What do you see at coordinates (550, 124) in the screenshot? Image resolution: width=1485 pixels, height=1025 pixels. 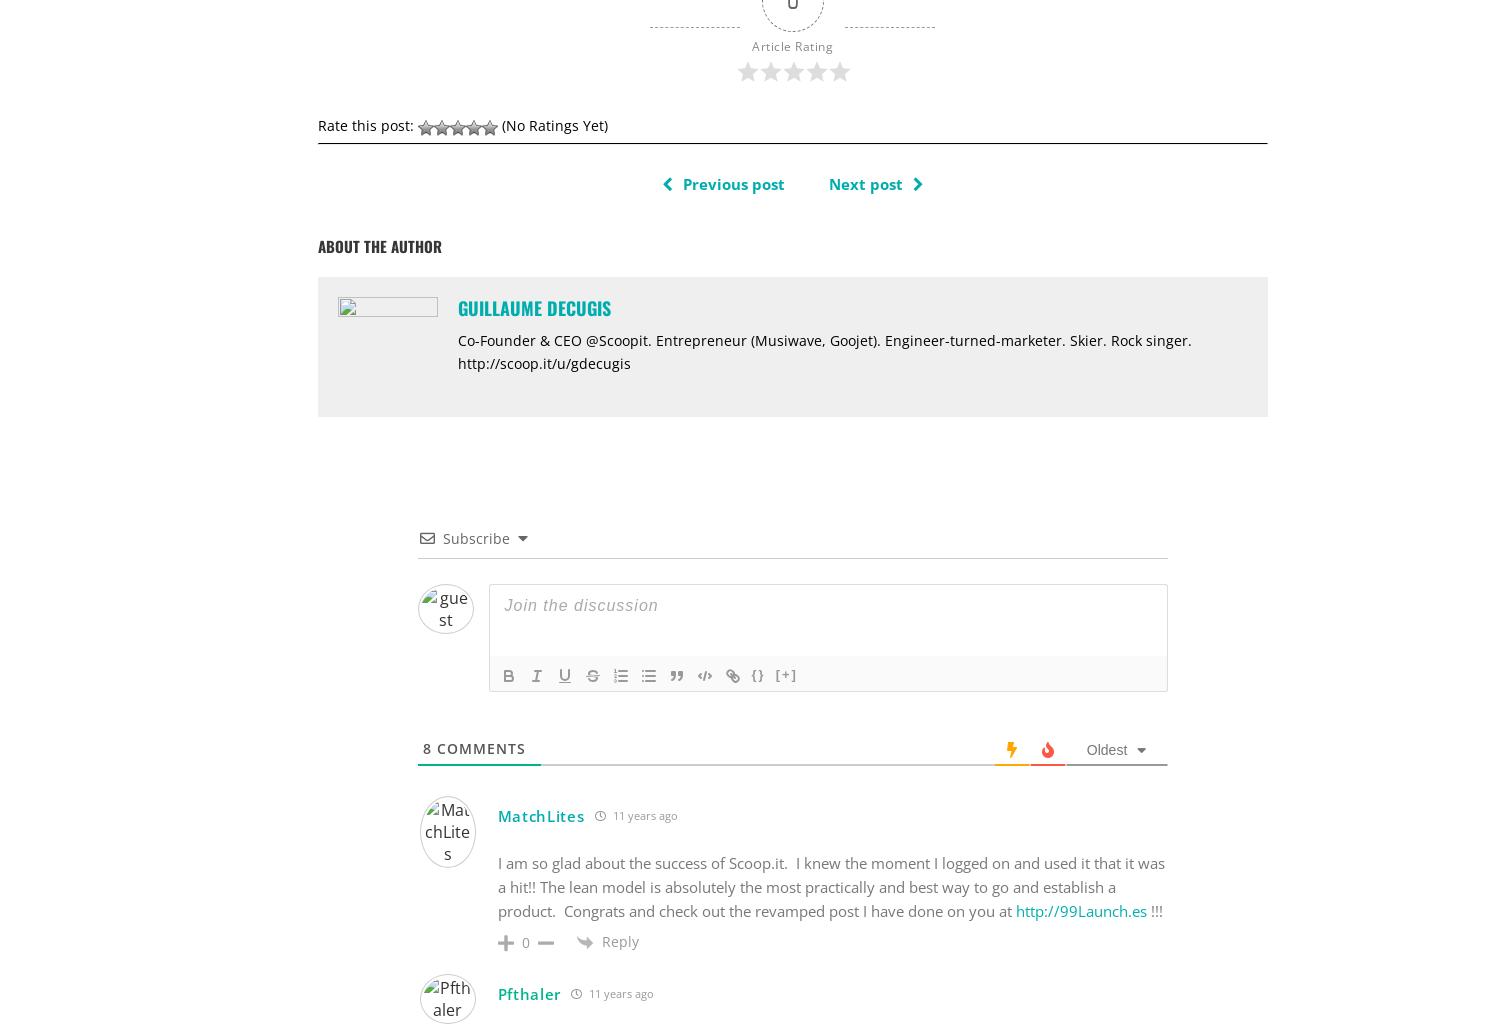 I see `'(No Ratings Yet)'` at bounding box center [550, 124].